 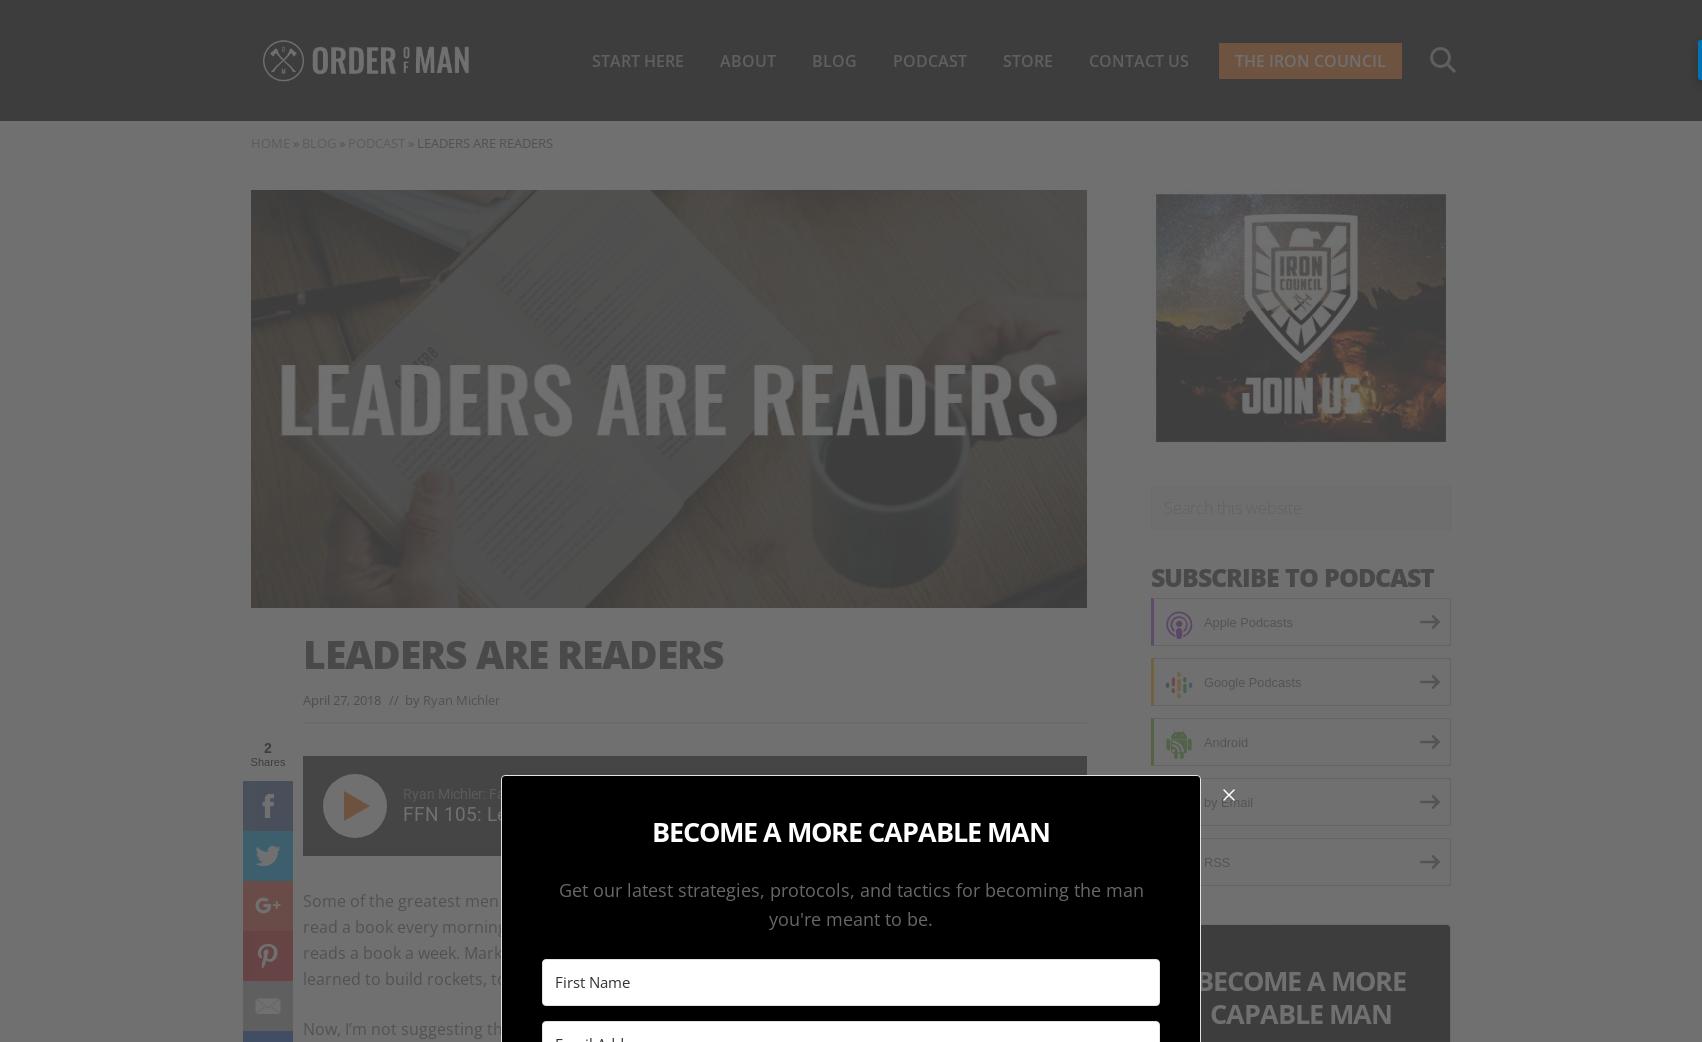 What do you see at coordinates (1309, 59) in the screenshot?
I see `'The Iron Council'` at bounding box center [1309, 59].